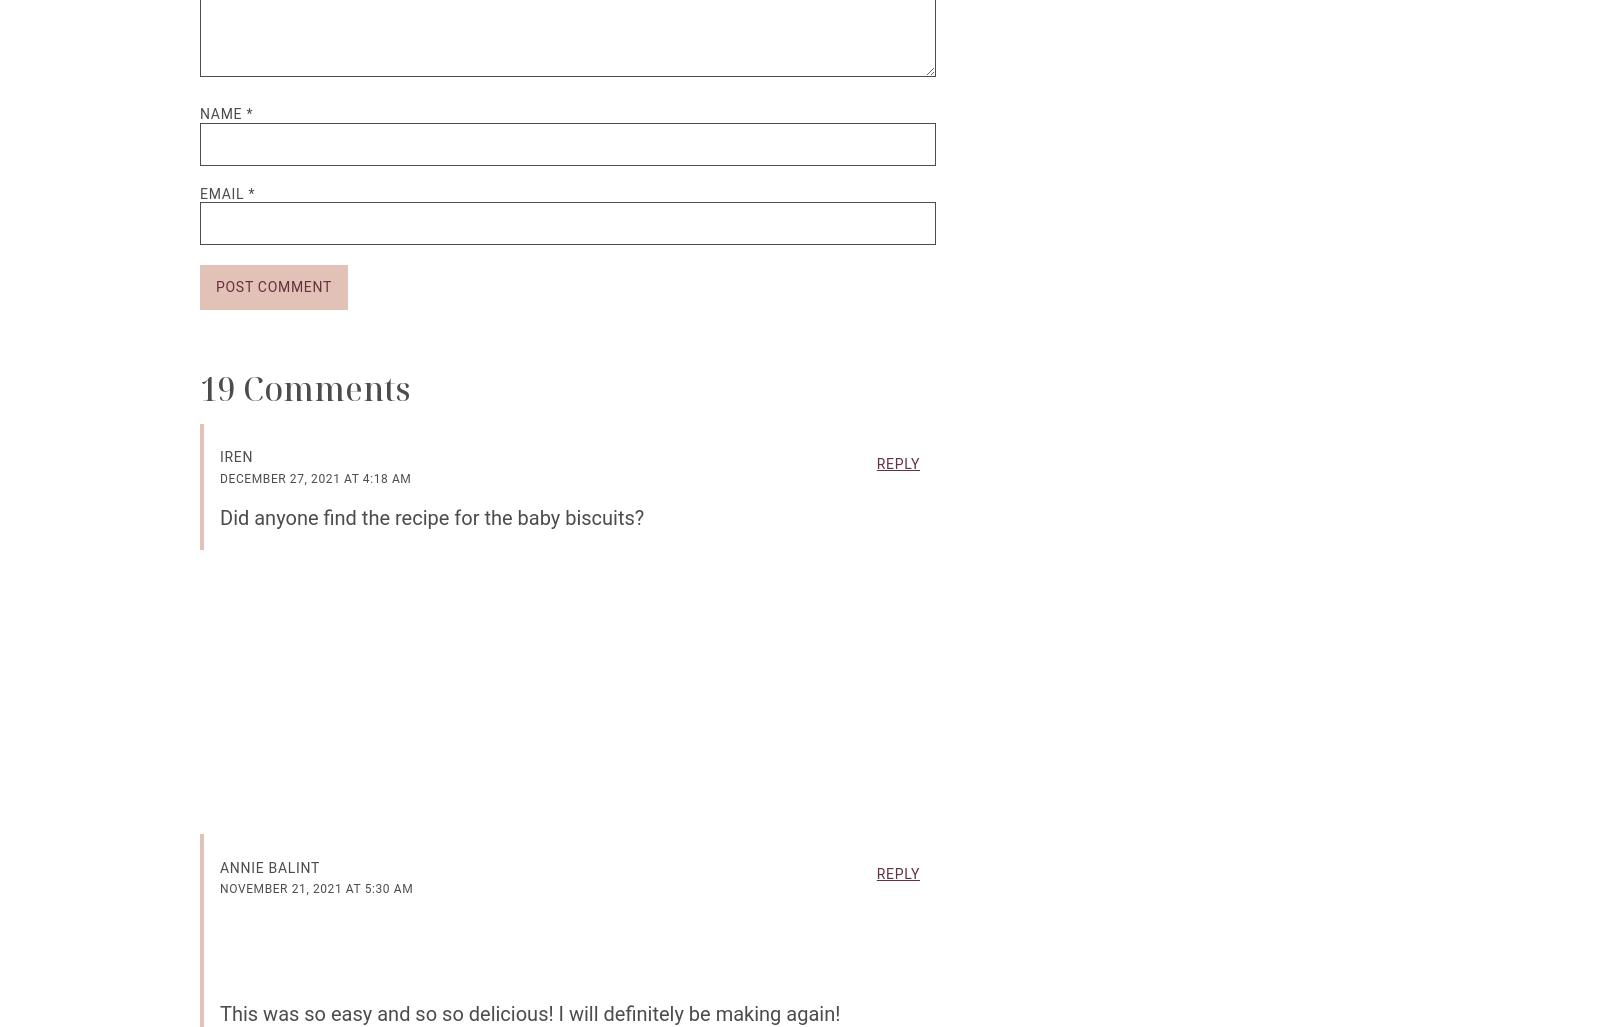 This screenshot has height=1027, width=1600. I want to click on 'November 21, 2021 at 5:30 am', so click(316, 887).